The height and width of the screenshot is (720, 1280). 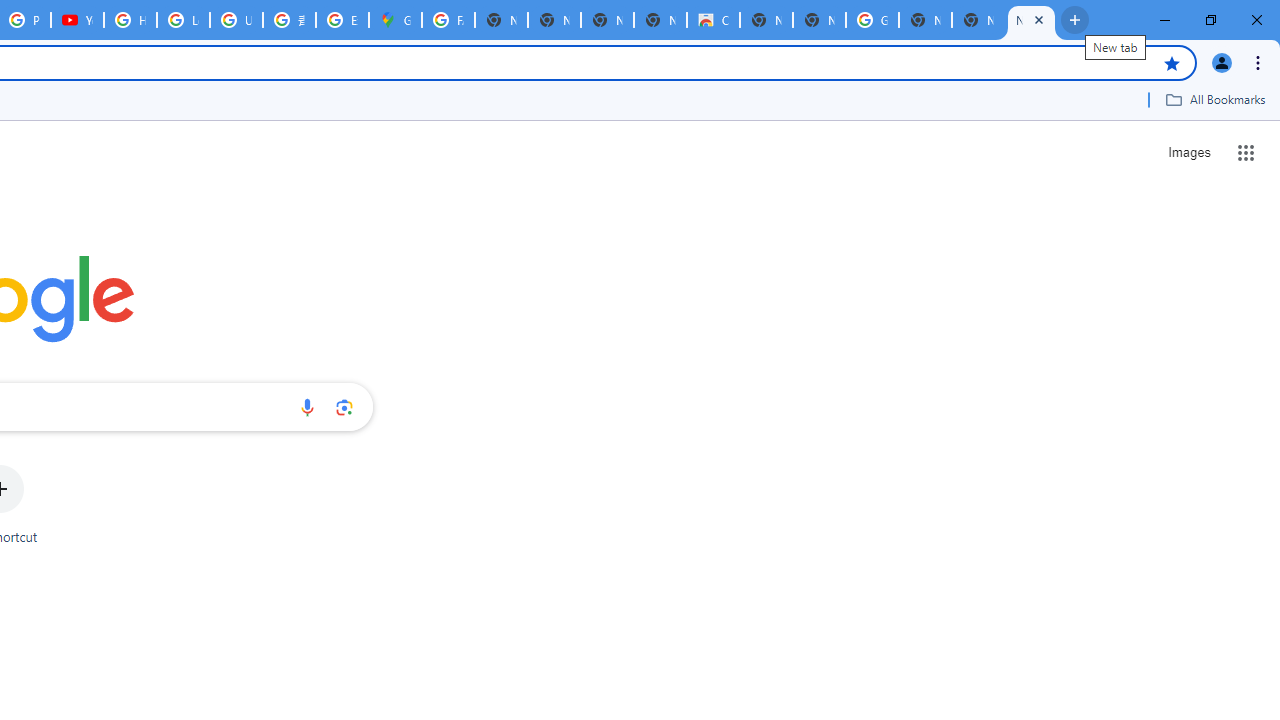 I want to click on 'Google apps', so click(x=1245, y=152).